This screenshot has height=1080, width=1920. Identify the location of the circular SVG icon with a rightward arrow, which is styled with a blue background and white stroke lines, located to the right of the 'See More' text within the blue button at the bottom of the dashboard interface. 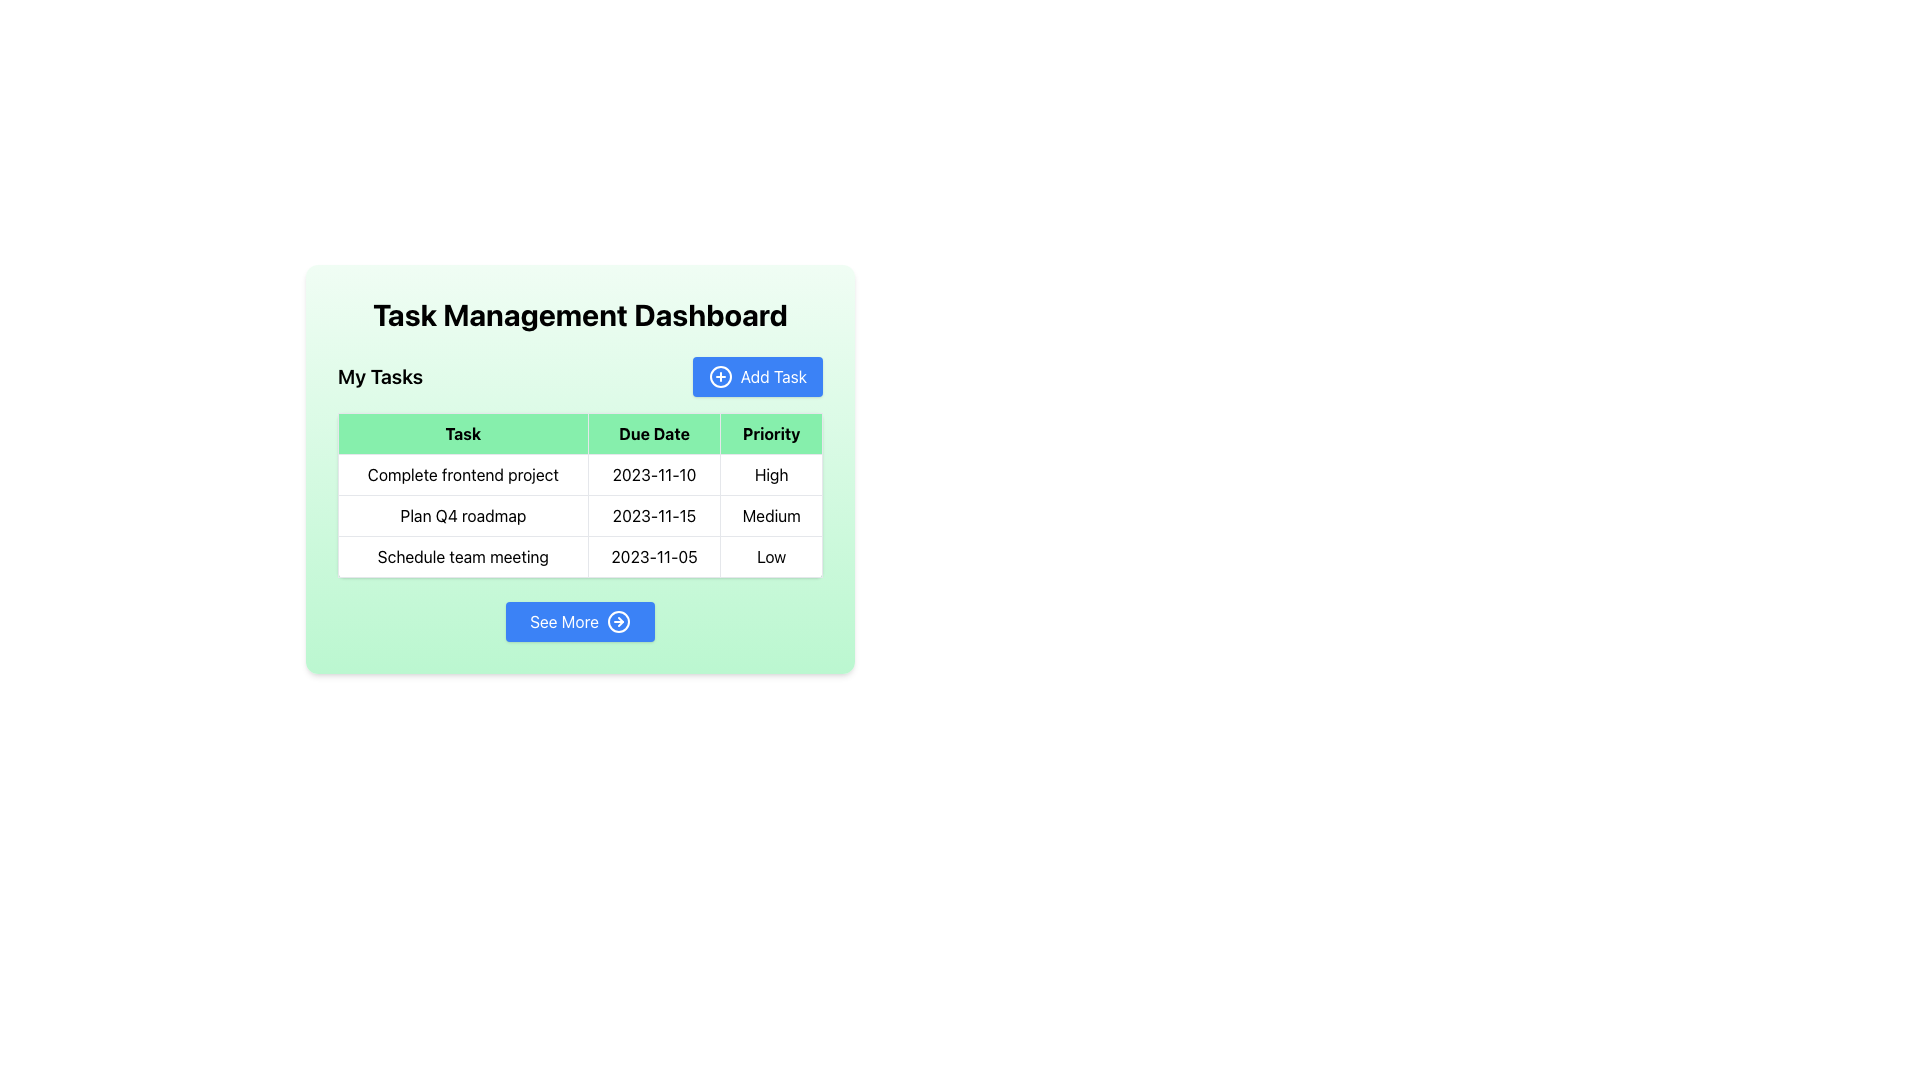
(618, 620).